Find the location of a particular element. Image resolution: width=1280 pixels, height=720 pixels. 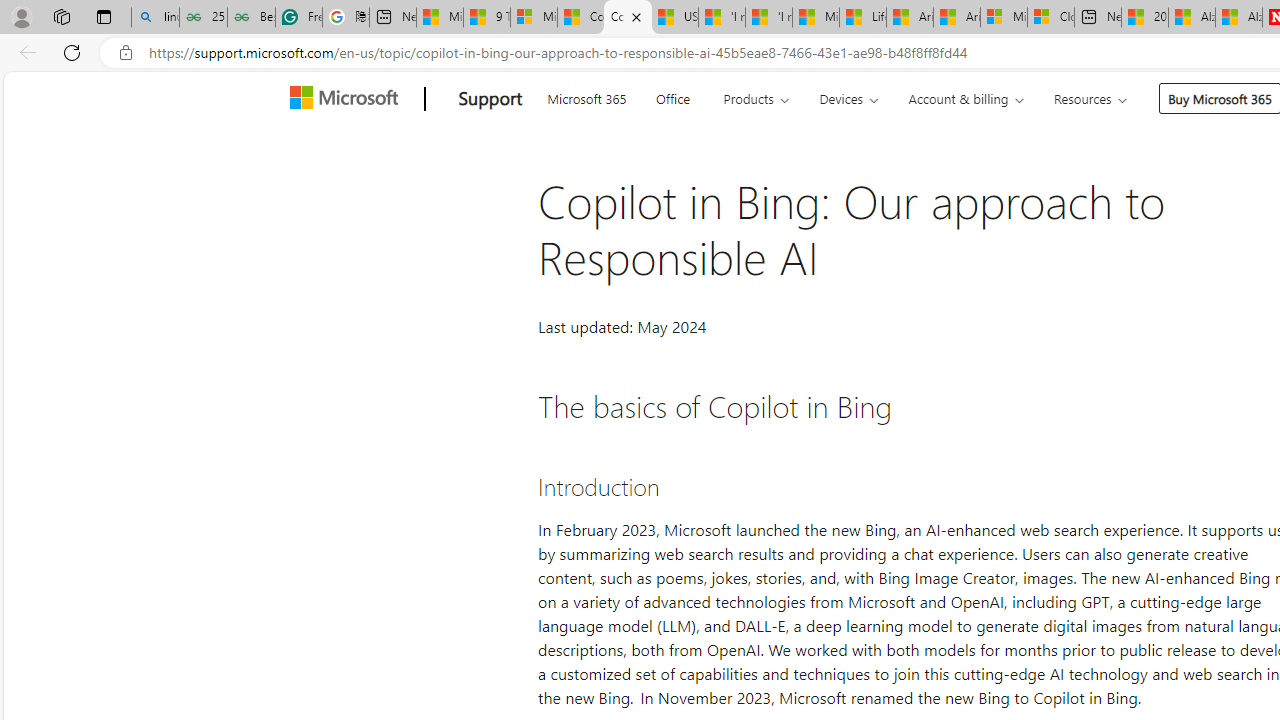

'Free AI Writing Assistance for Students | Grammarly' is located at coordinates (298, 17).